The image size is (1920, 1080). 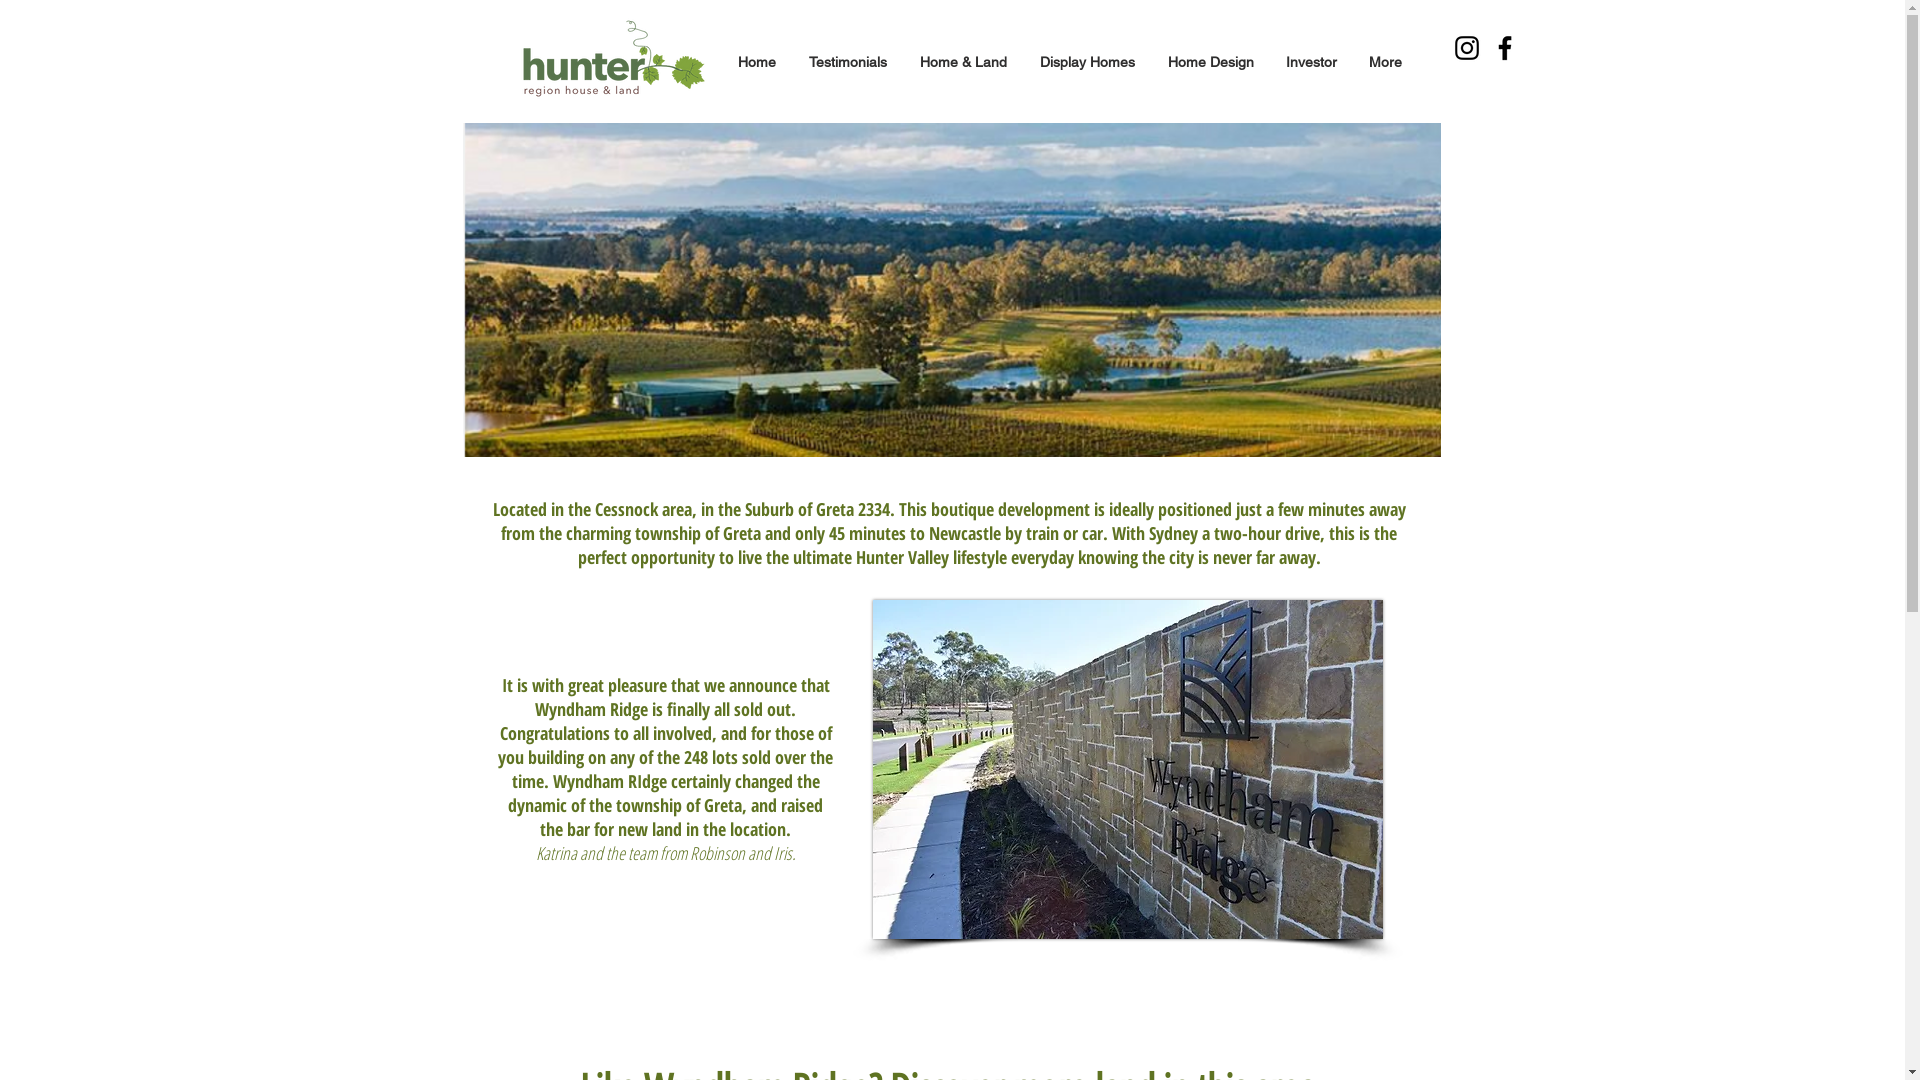 What do you see at coordinates (756, 60) in the screenshot?
I see `'Home'` at bounding box center [756, 60].